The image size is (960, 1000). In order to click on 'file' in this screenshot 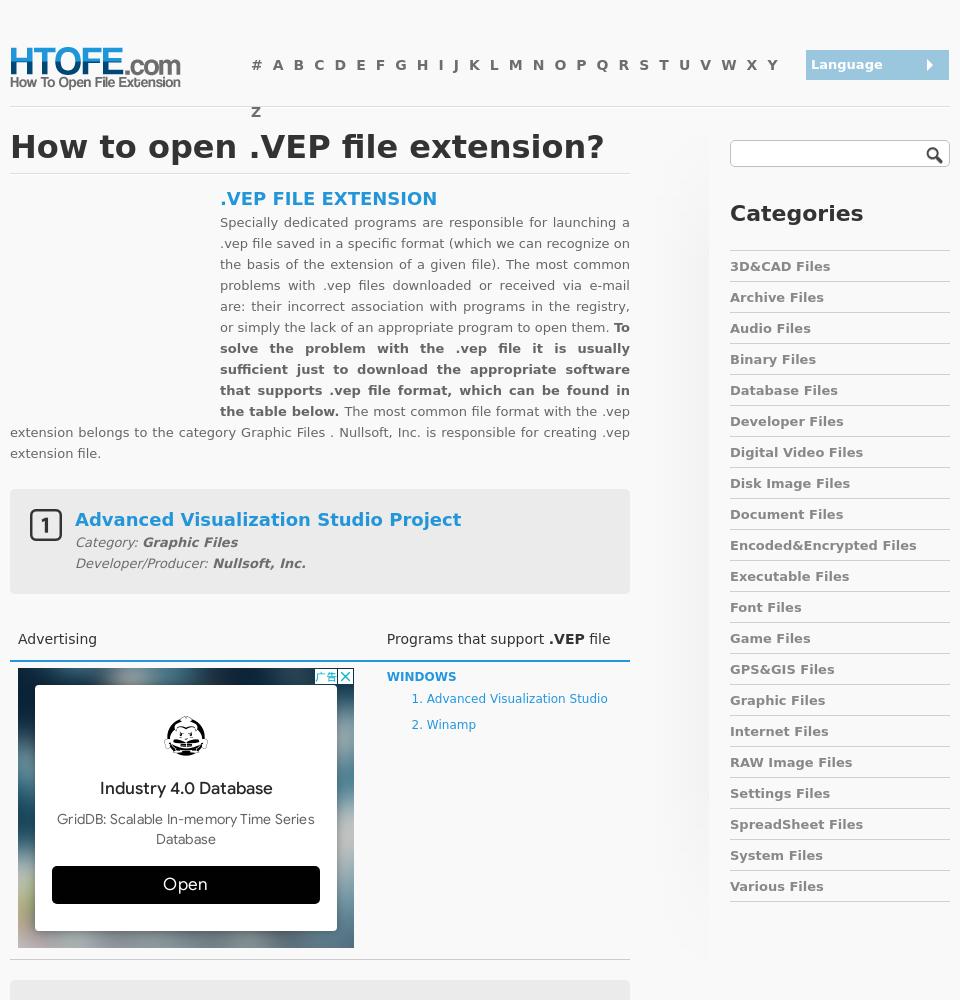, I will do `click(597, 638)`.